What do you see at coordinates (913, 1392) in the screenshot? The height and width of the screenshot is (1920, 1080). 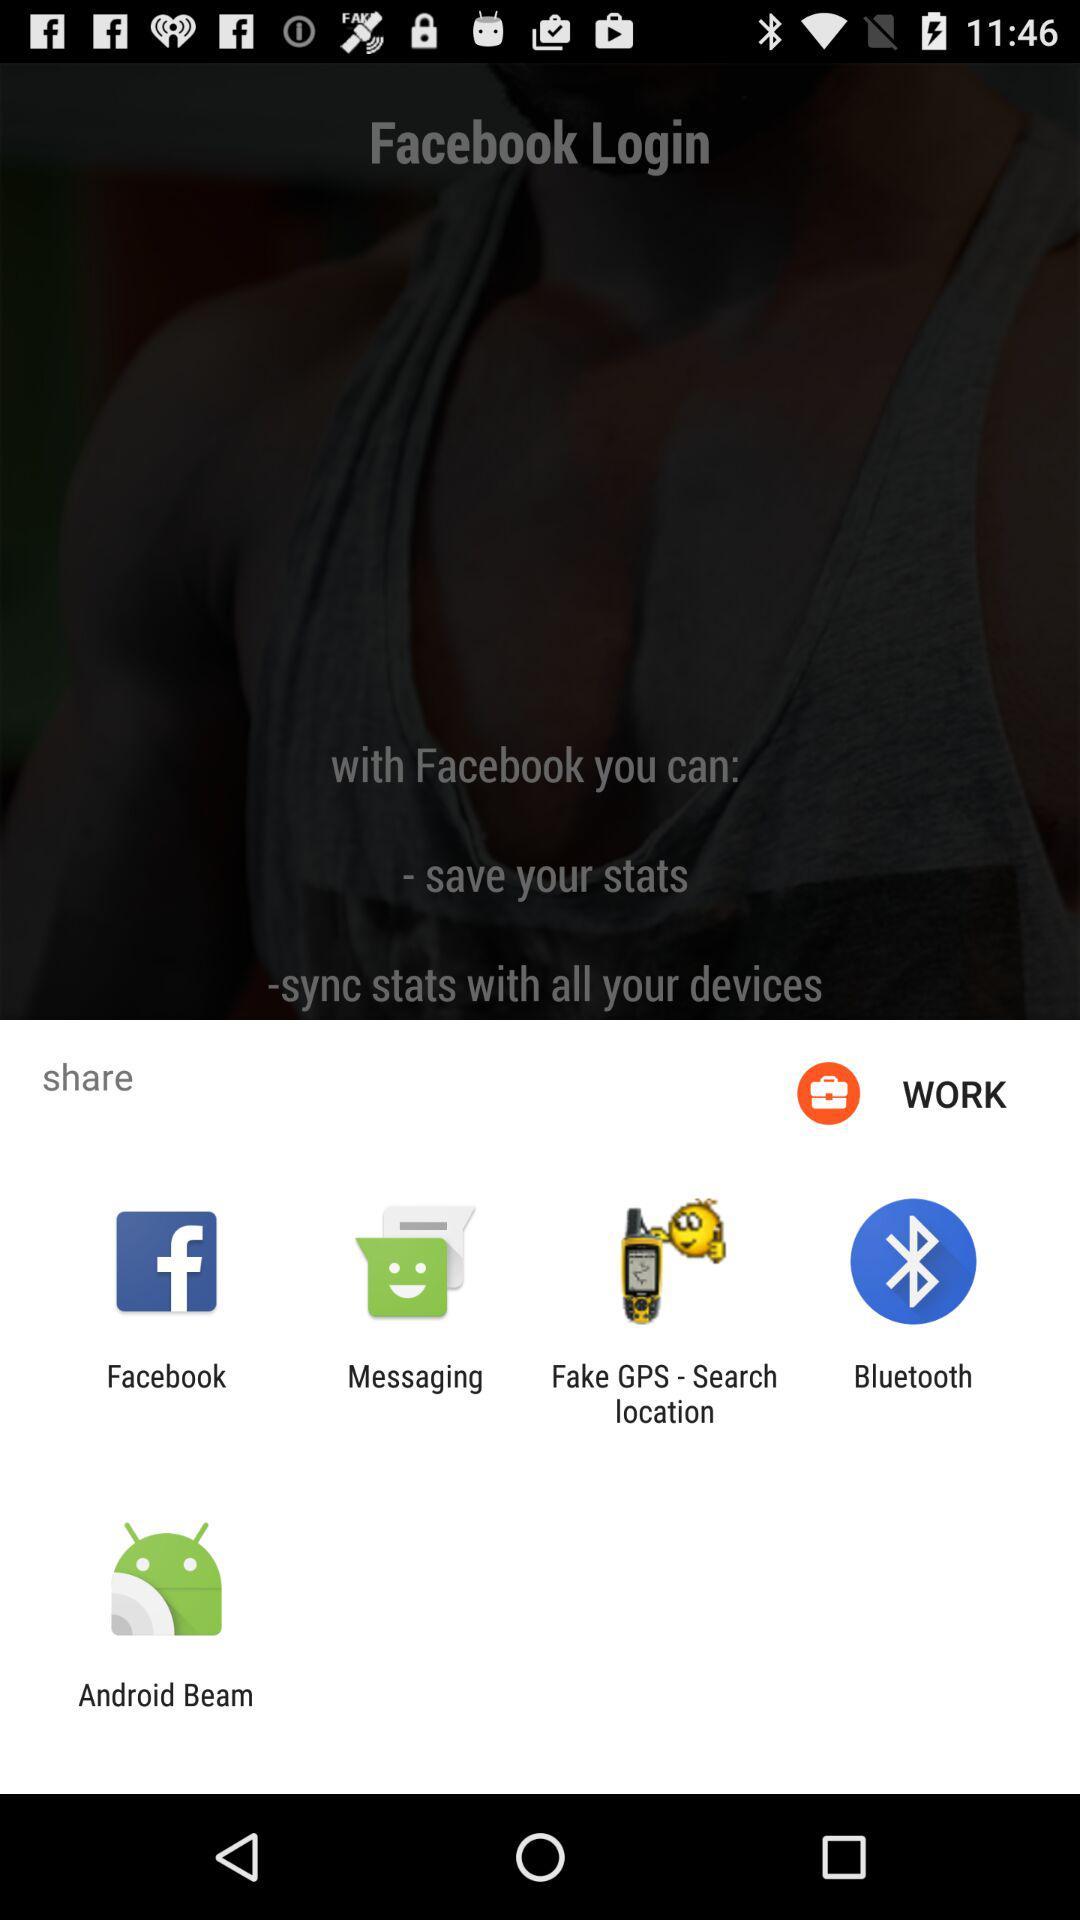 I see `the item to the right of fake gps search item` at bounding box center [913, 1392].